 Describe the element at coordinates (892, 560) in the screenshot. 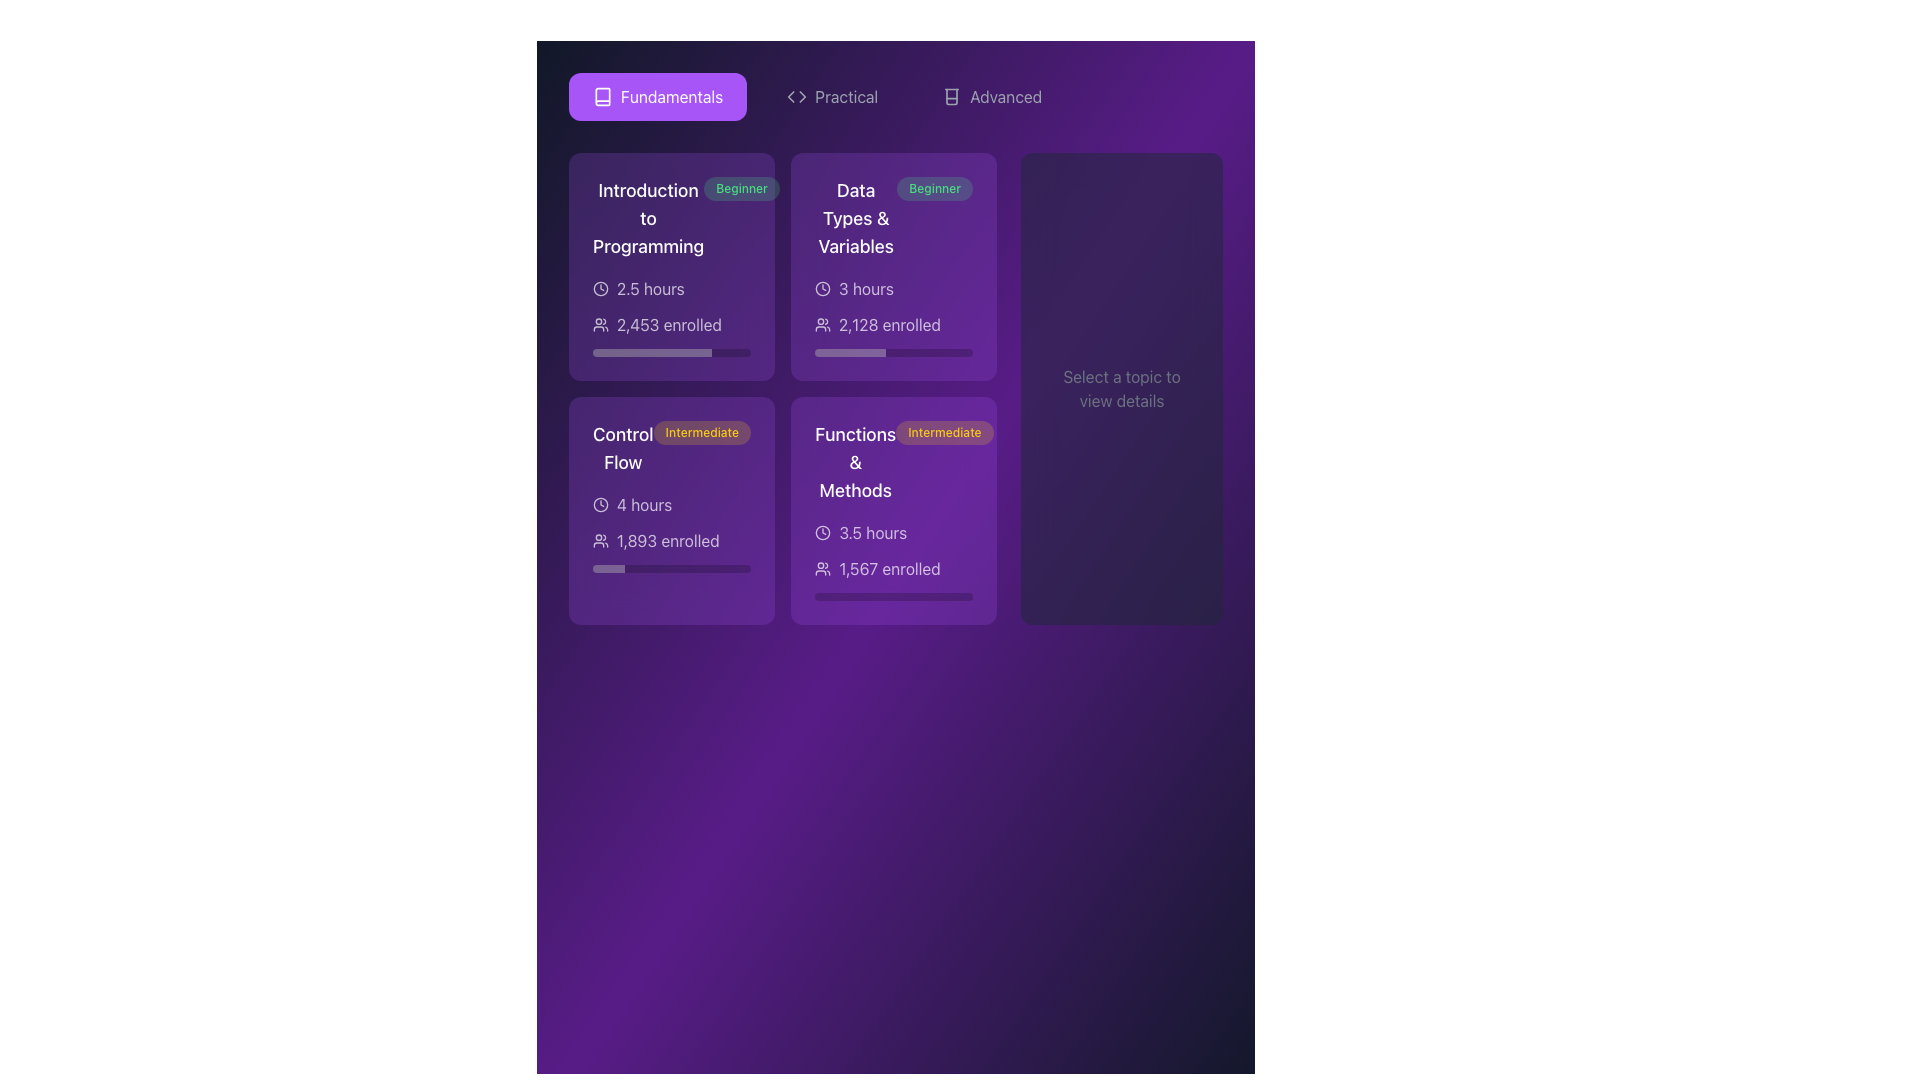

I see `the text block with icons displaying '3.5 hours' and '1,567 enrolled' in the lower section of the 'Functions & Methods Intermediate' card` at that location.